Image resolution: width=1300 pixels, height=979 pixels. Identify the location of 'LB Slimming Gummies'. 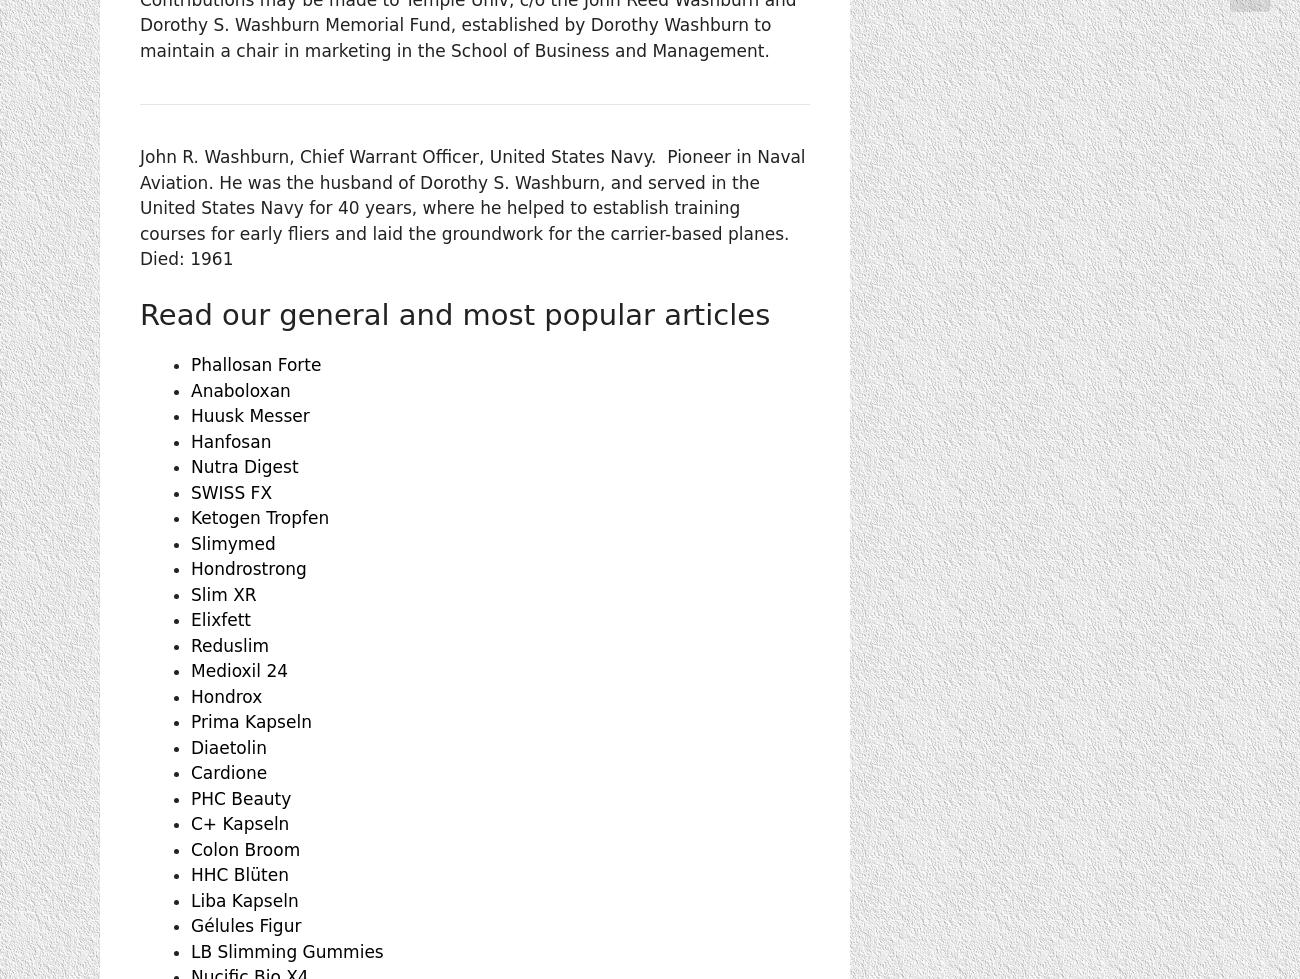
(287, 950).